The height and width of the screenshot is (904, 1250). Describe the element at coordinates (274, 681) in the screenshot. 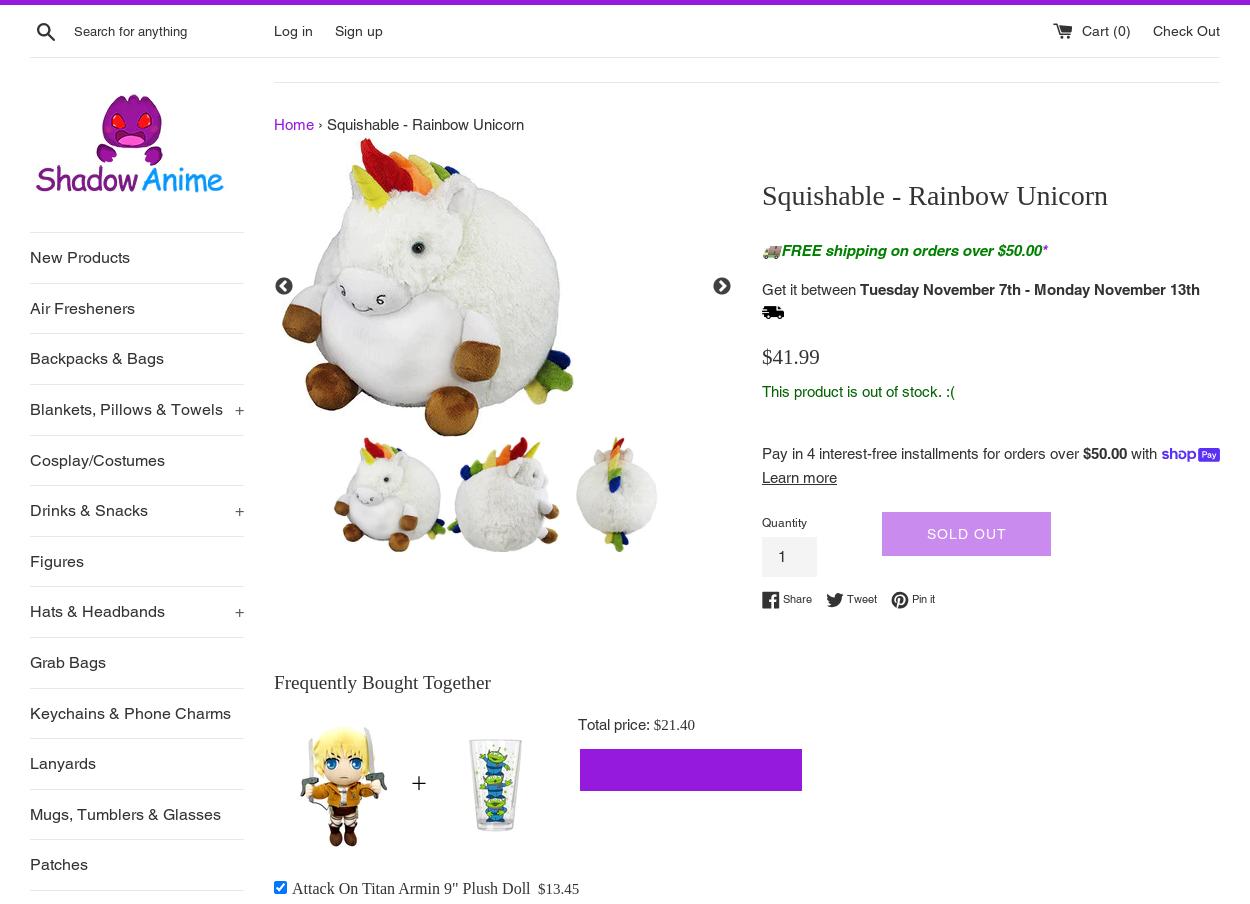

I see `'Frequently Bought Together'` at that location.